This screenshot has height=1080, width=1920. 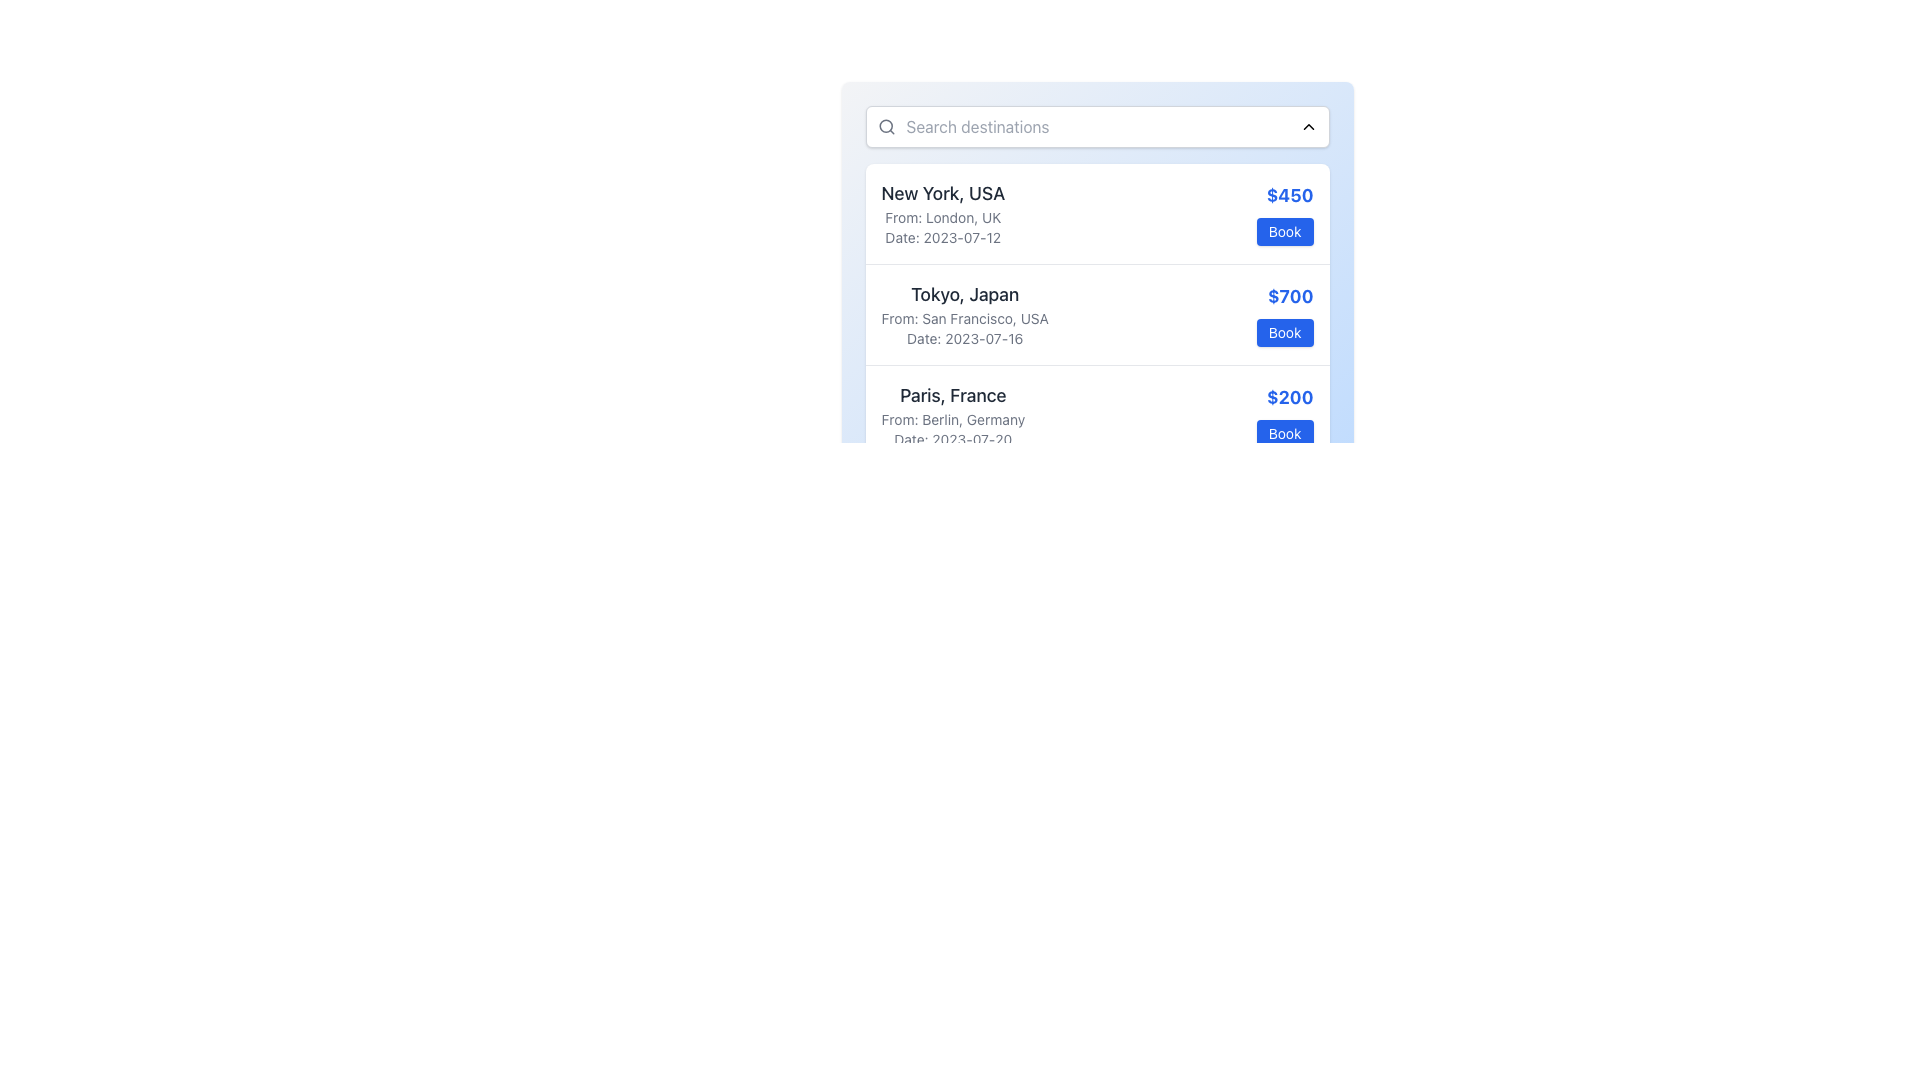 What do you see at coordinates (884, 126) in the screenshot?
I see `the decorative circle of the magnifying glass icon located at the left edge of the 'Search destinations' text input` at bounding box center [884, 126].